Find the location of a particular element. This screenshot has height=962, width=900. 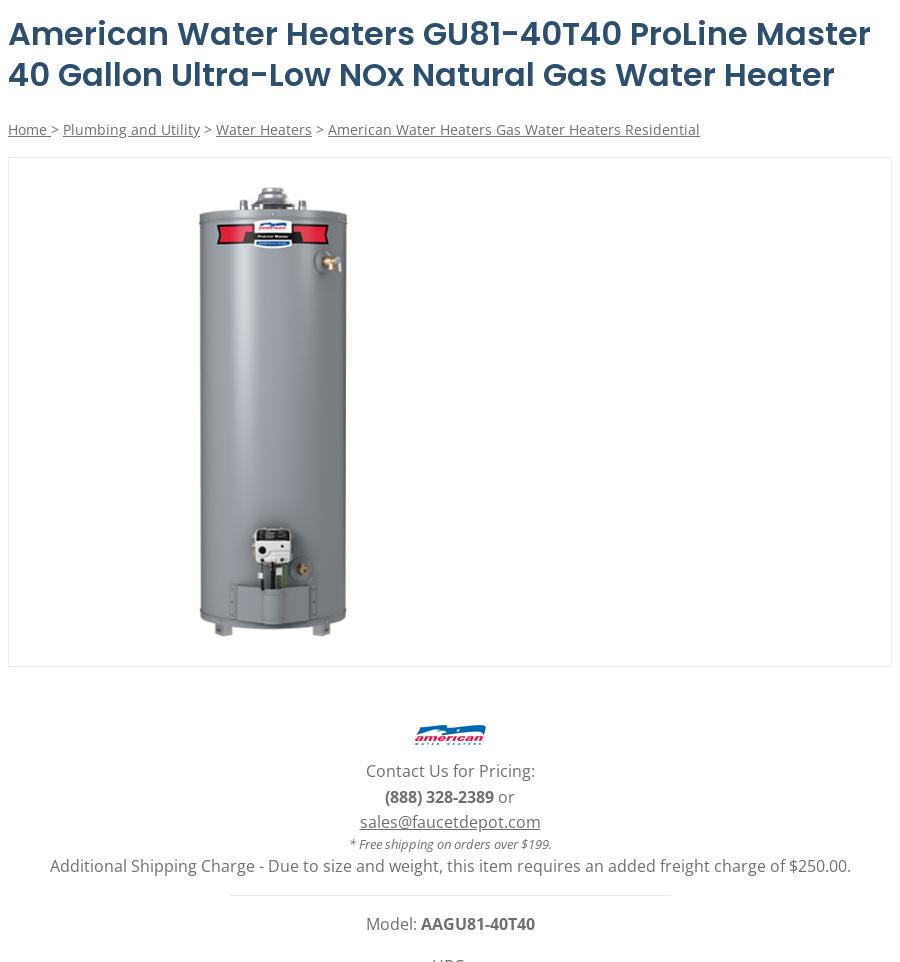

'(888) 328-2389' is located at coordinates (439, 794).